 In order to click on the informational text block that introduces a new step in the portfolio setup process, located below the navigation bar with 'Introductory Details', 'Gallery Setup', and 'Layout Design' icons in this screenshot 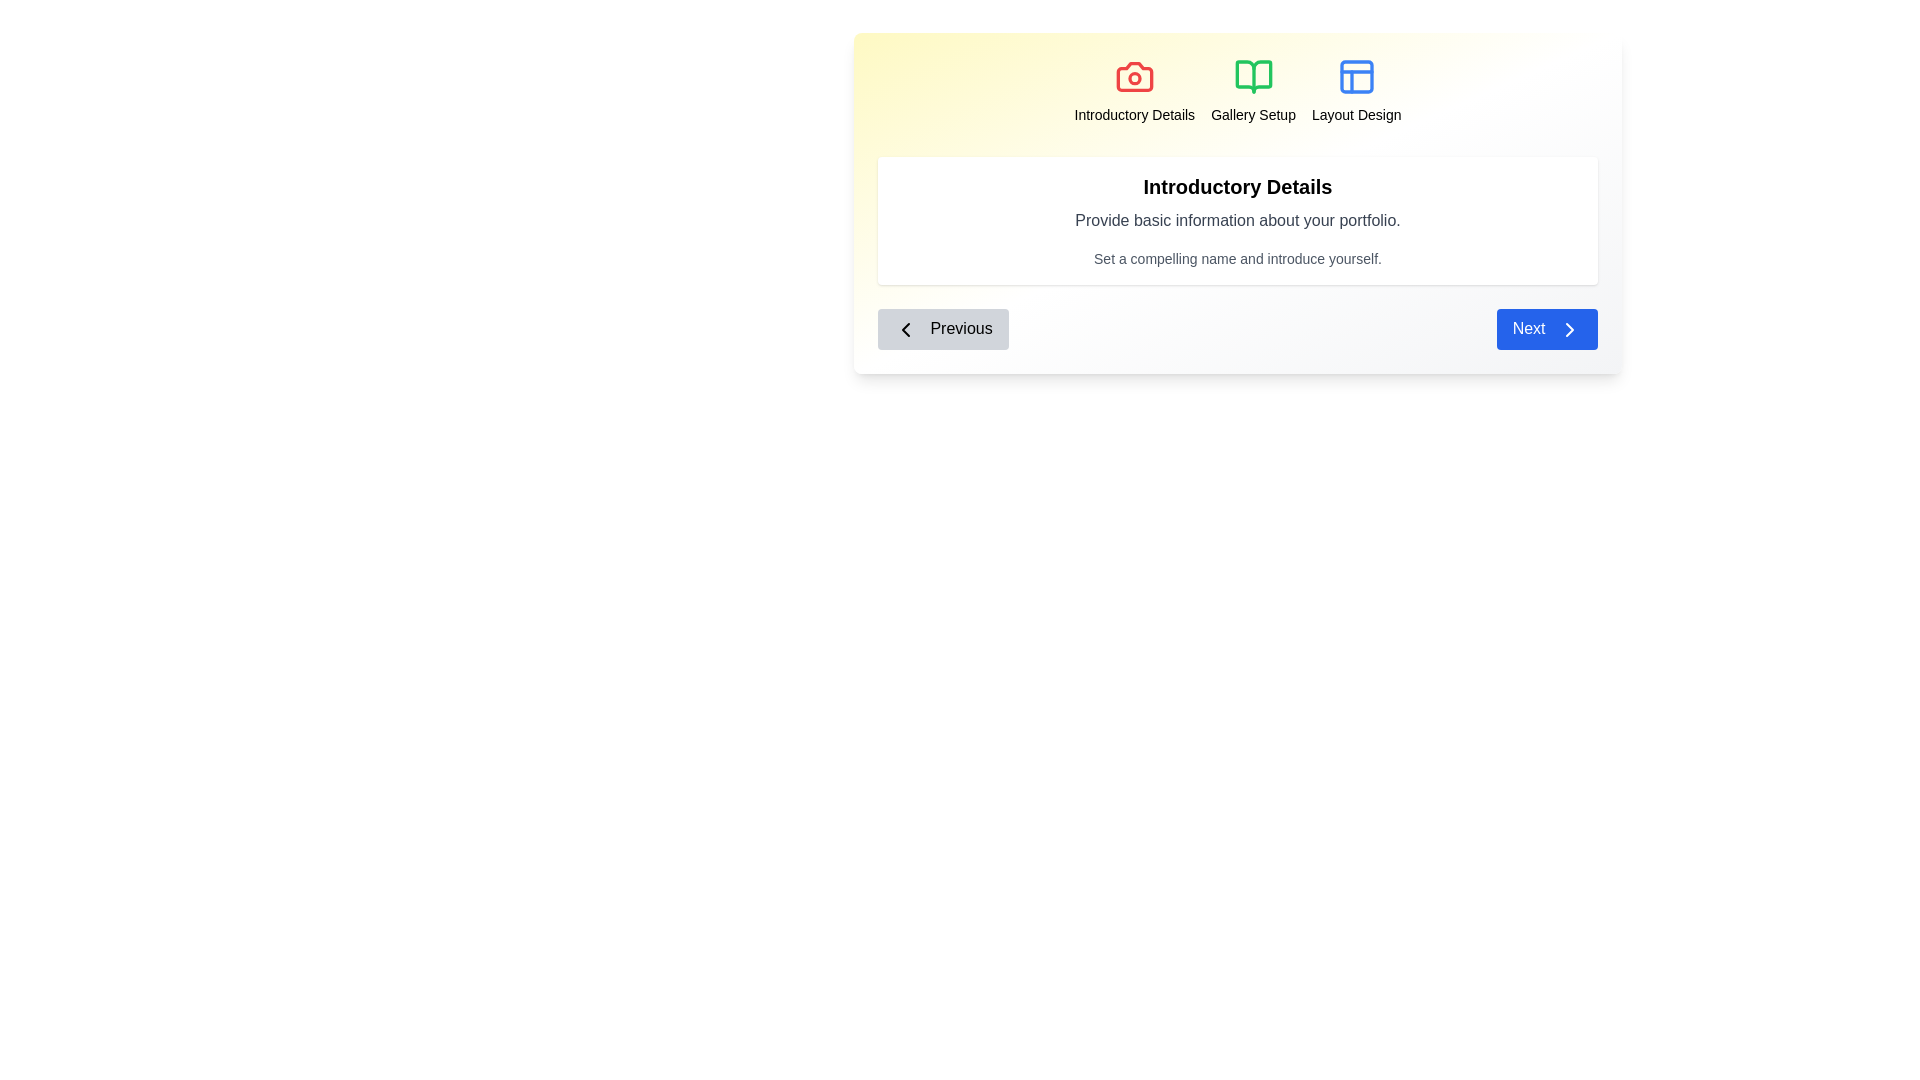, I will do `click(1237, 220)`.